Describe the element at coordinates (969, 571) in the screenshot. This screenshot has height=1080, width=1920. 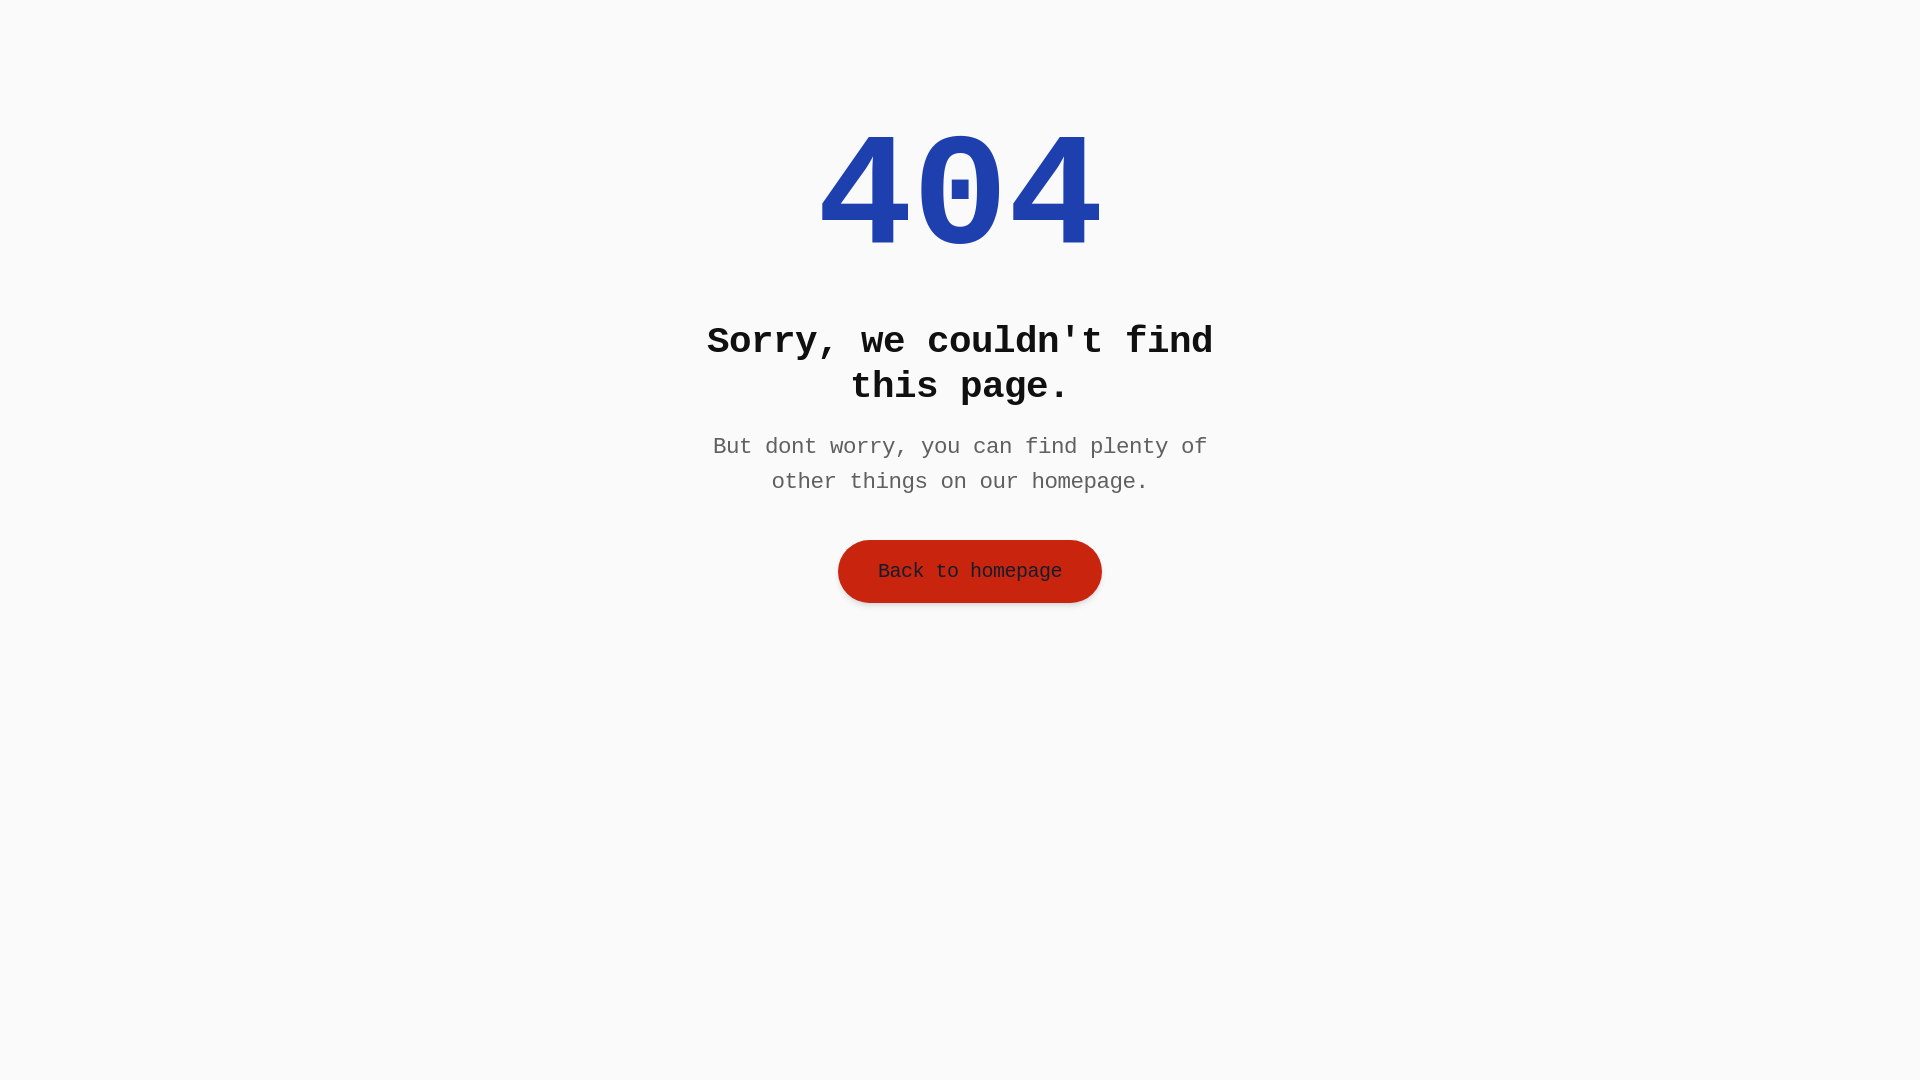
I see `'Back to homepage'` at that location.